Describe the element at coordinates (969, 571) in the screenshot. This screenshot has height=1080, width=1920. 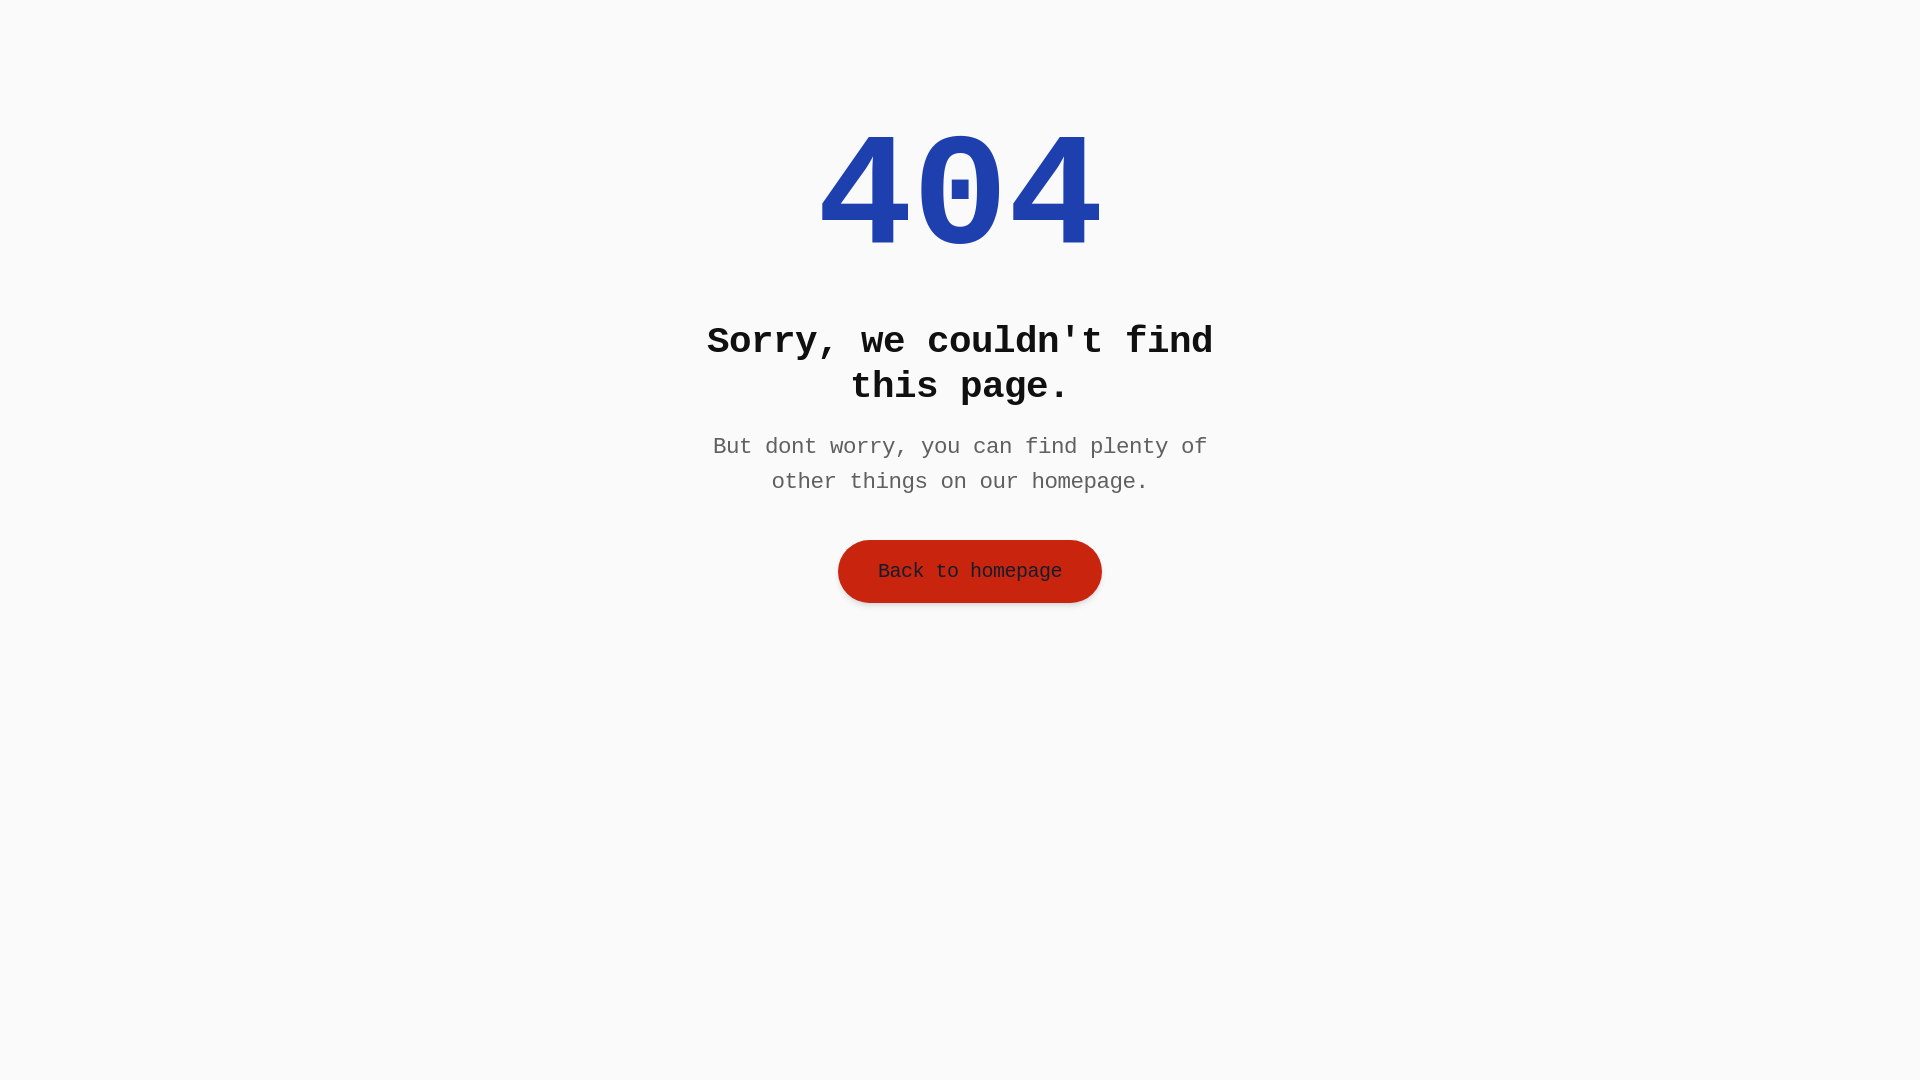
I see `'Back to homepage'` at that location.